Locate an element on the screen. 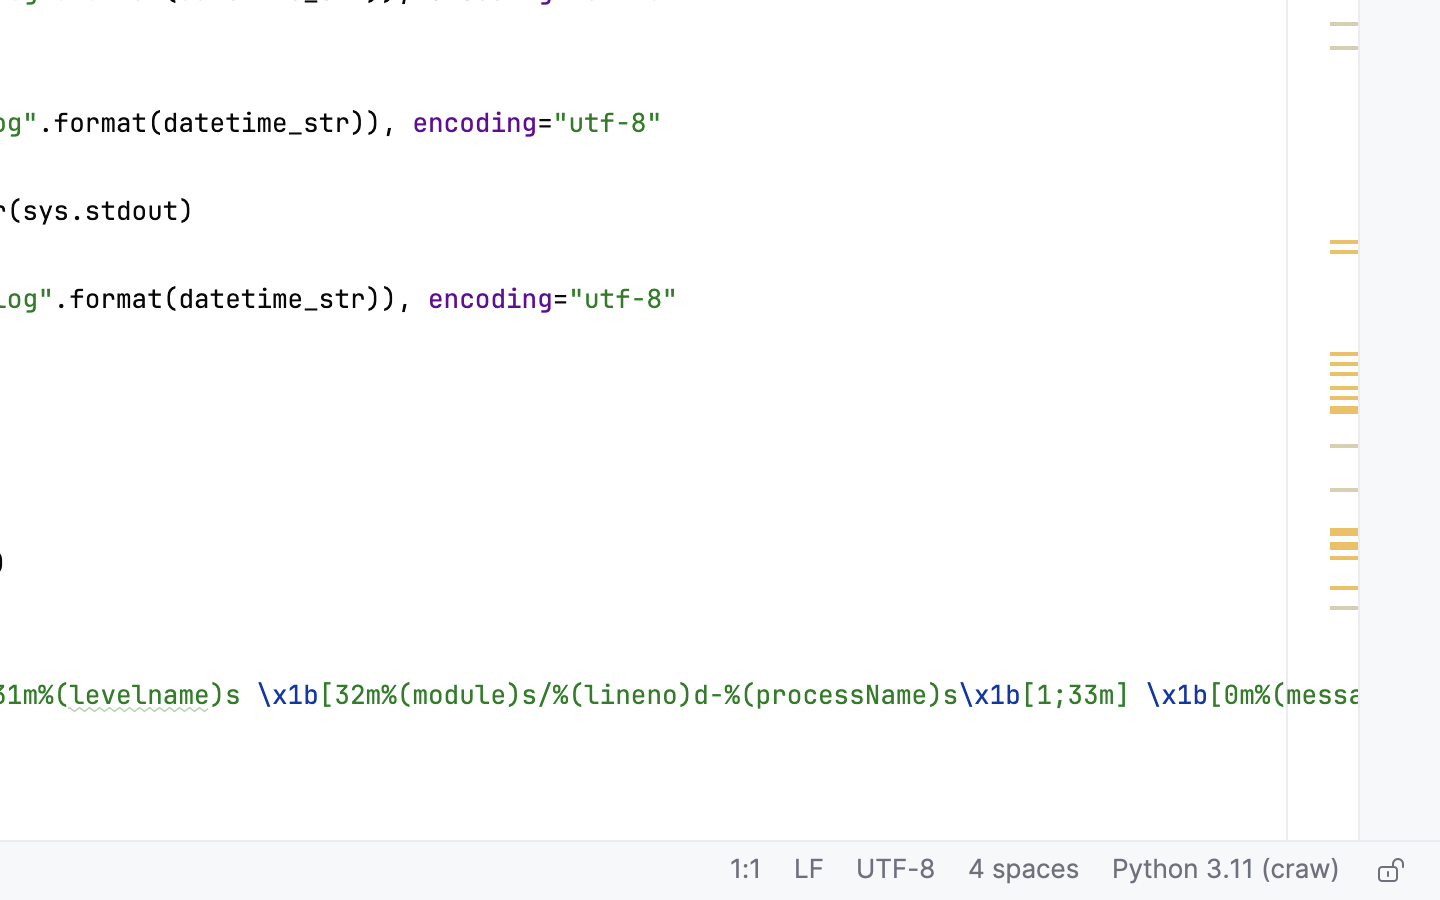 Image resolution: width=1440 pixels, height=900 pixels. 'Make file read-only' is located at coordinates (1388, 871).